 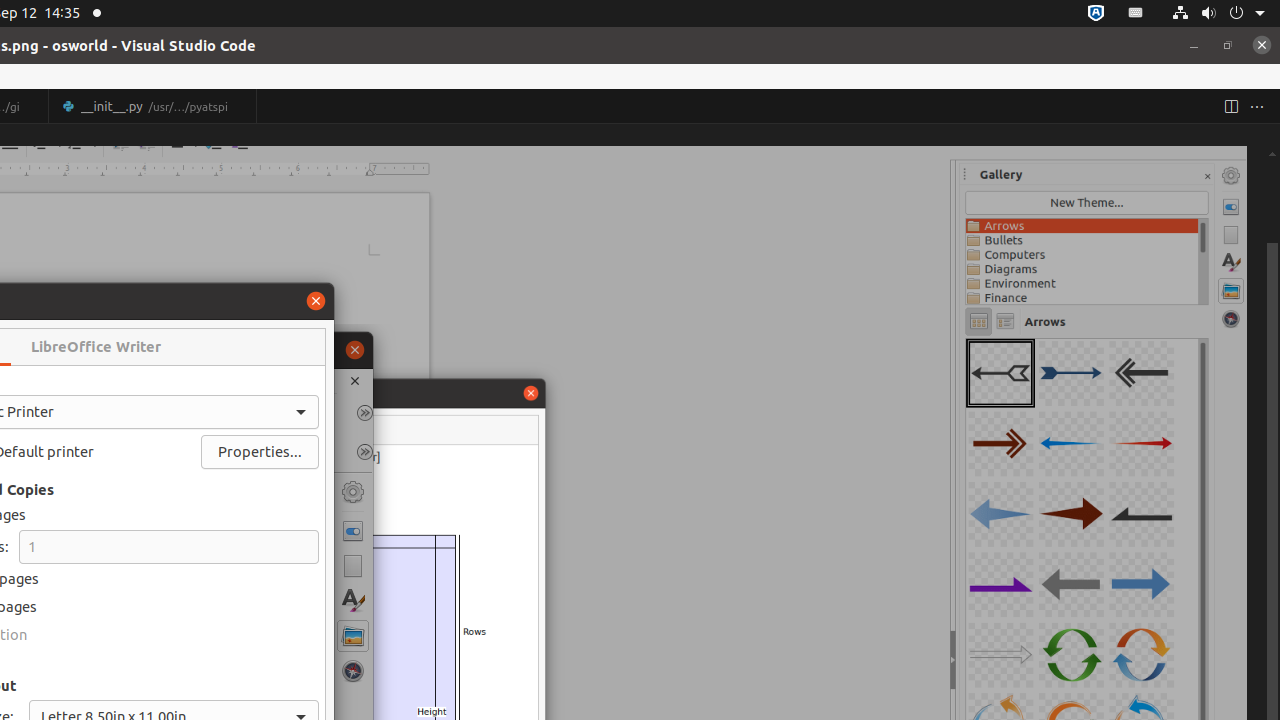 What do you see at coordinates (1136, 13) in the screenshot?
I see `':1.21/StatusNotifierItem'` at bounding box center [1136, 13].